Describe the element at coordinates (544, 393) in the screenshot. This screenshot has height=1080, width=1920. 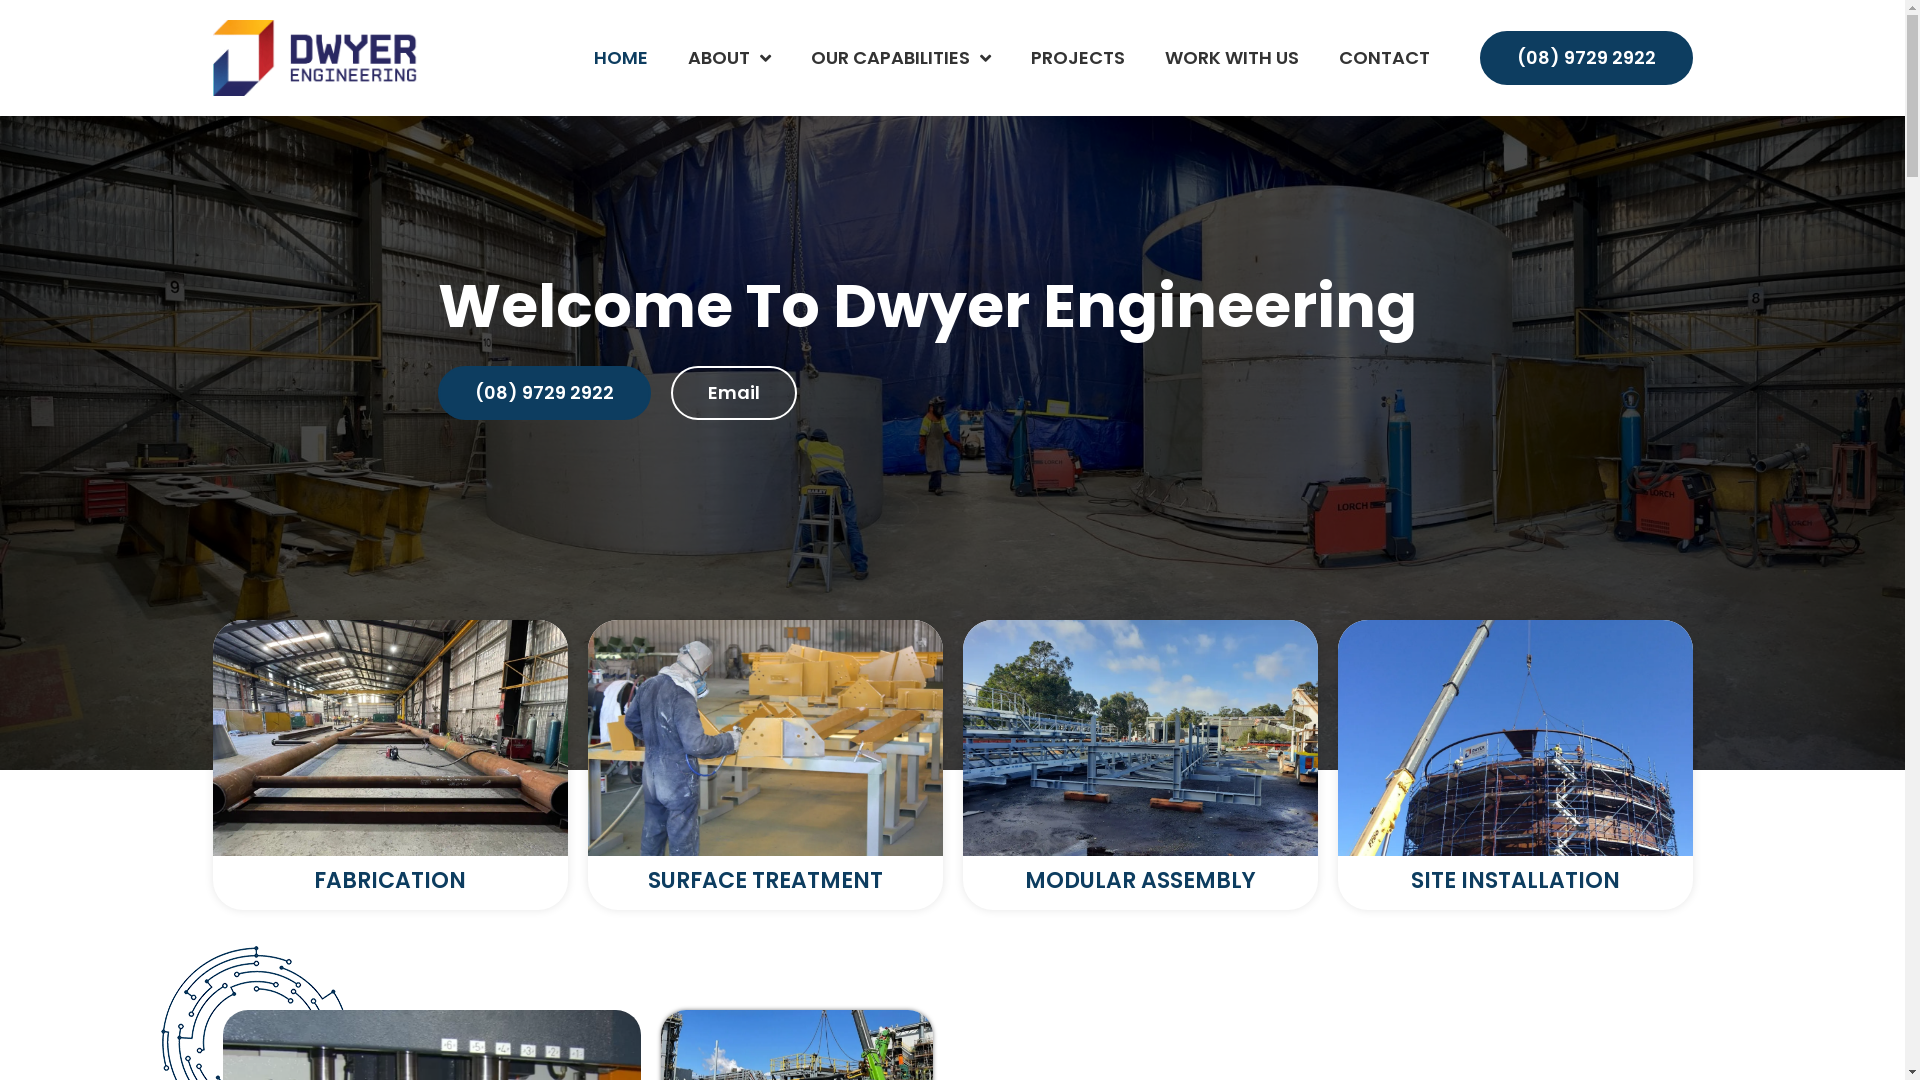
I see `'(08) 9729 2922'` at that location.